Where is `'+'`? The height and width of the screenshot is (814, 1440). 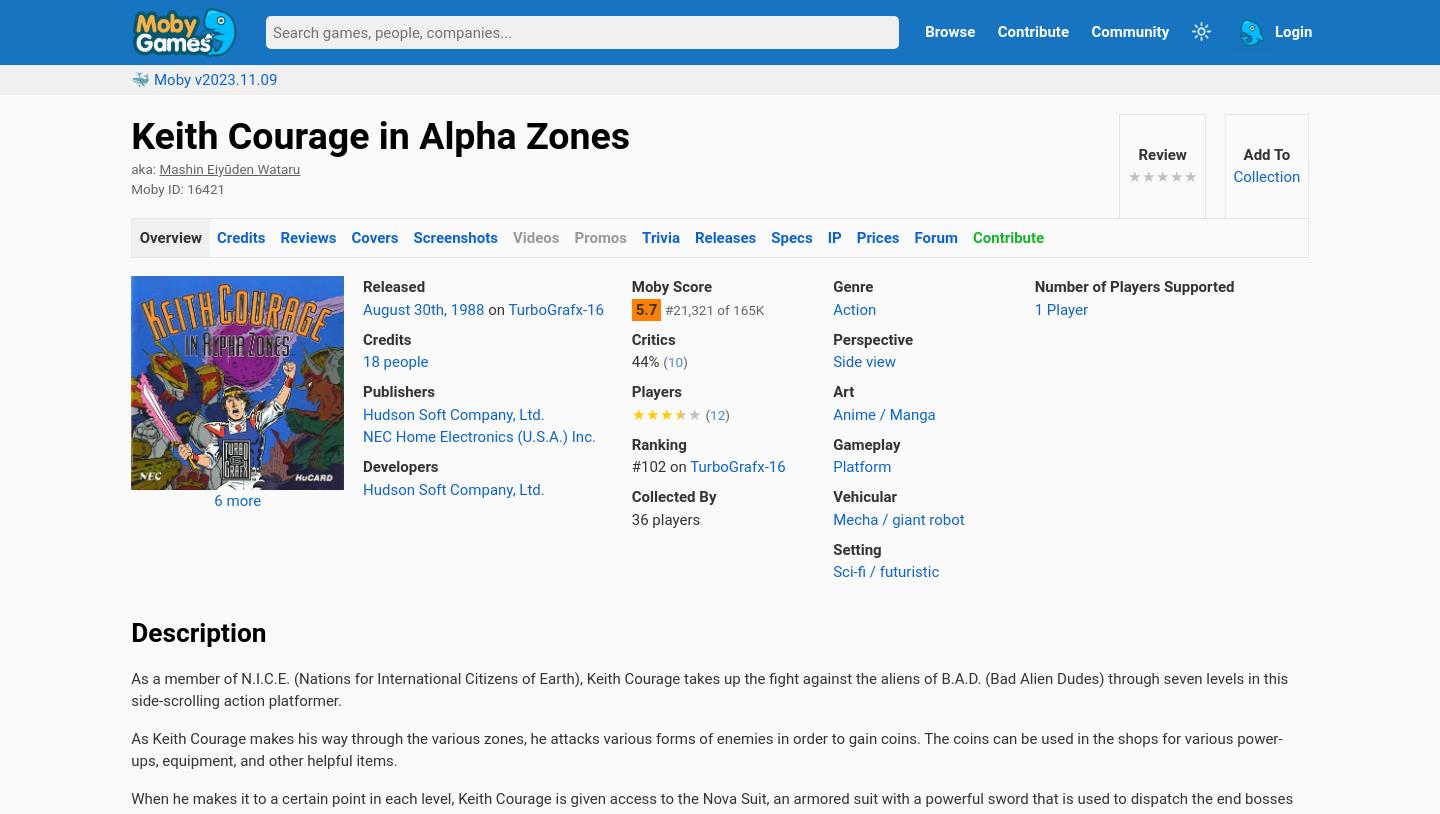 '+' is located at coordinates (263, 762).